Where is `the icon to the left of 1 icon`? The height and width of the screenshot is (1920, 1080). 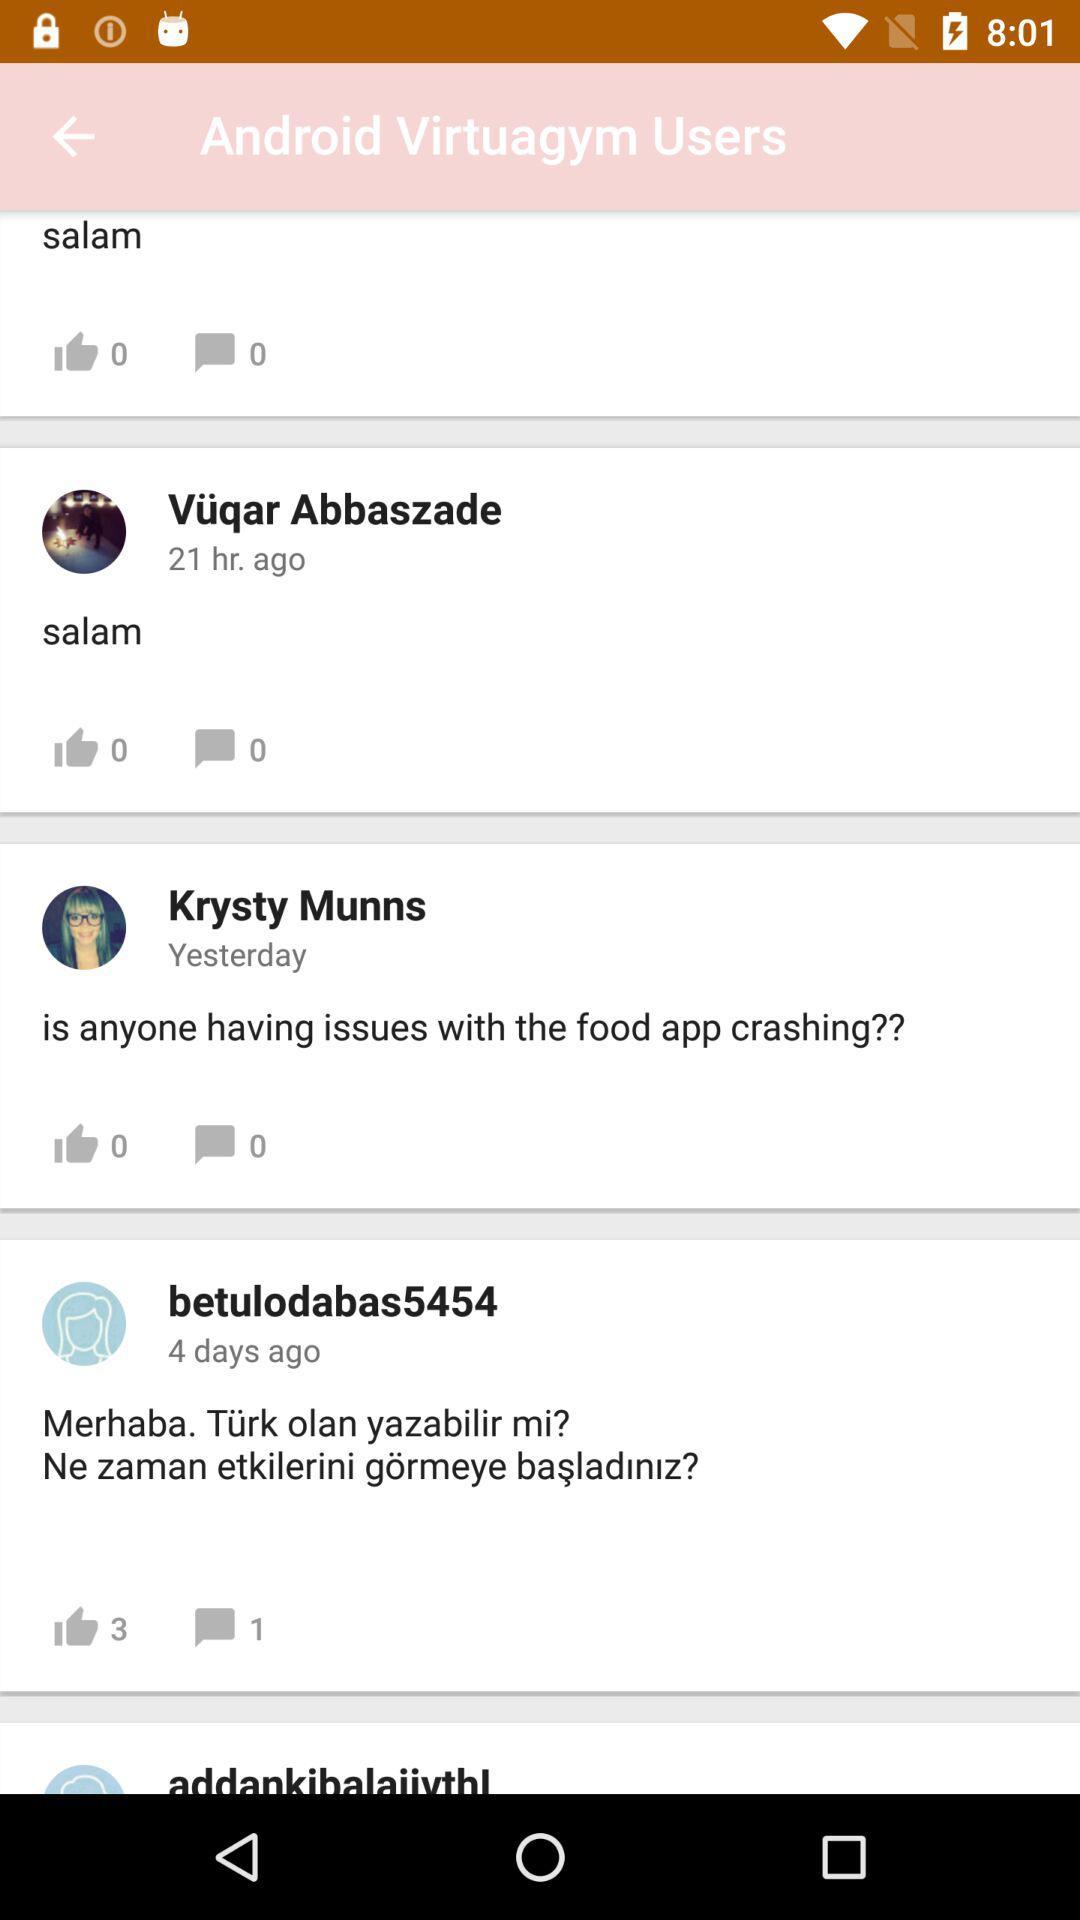 the icon to the left of 1 icon is located at coordinates (90, 1628).